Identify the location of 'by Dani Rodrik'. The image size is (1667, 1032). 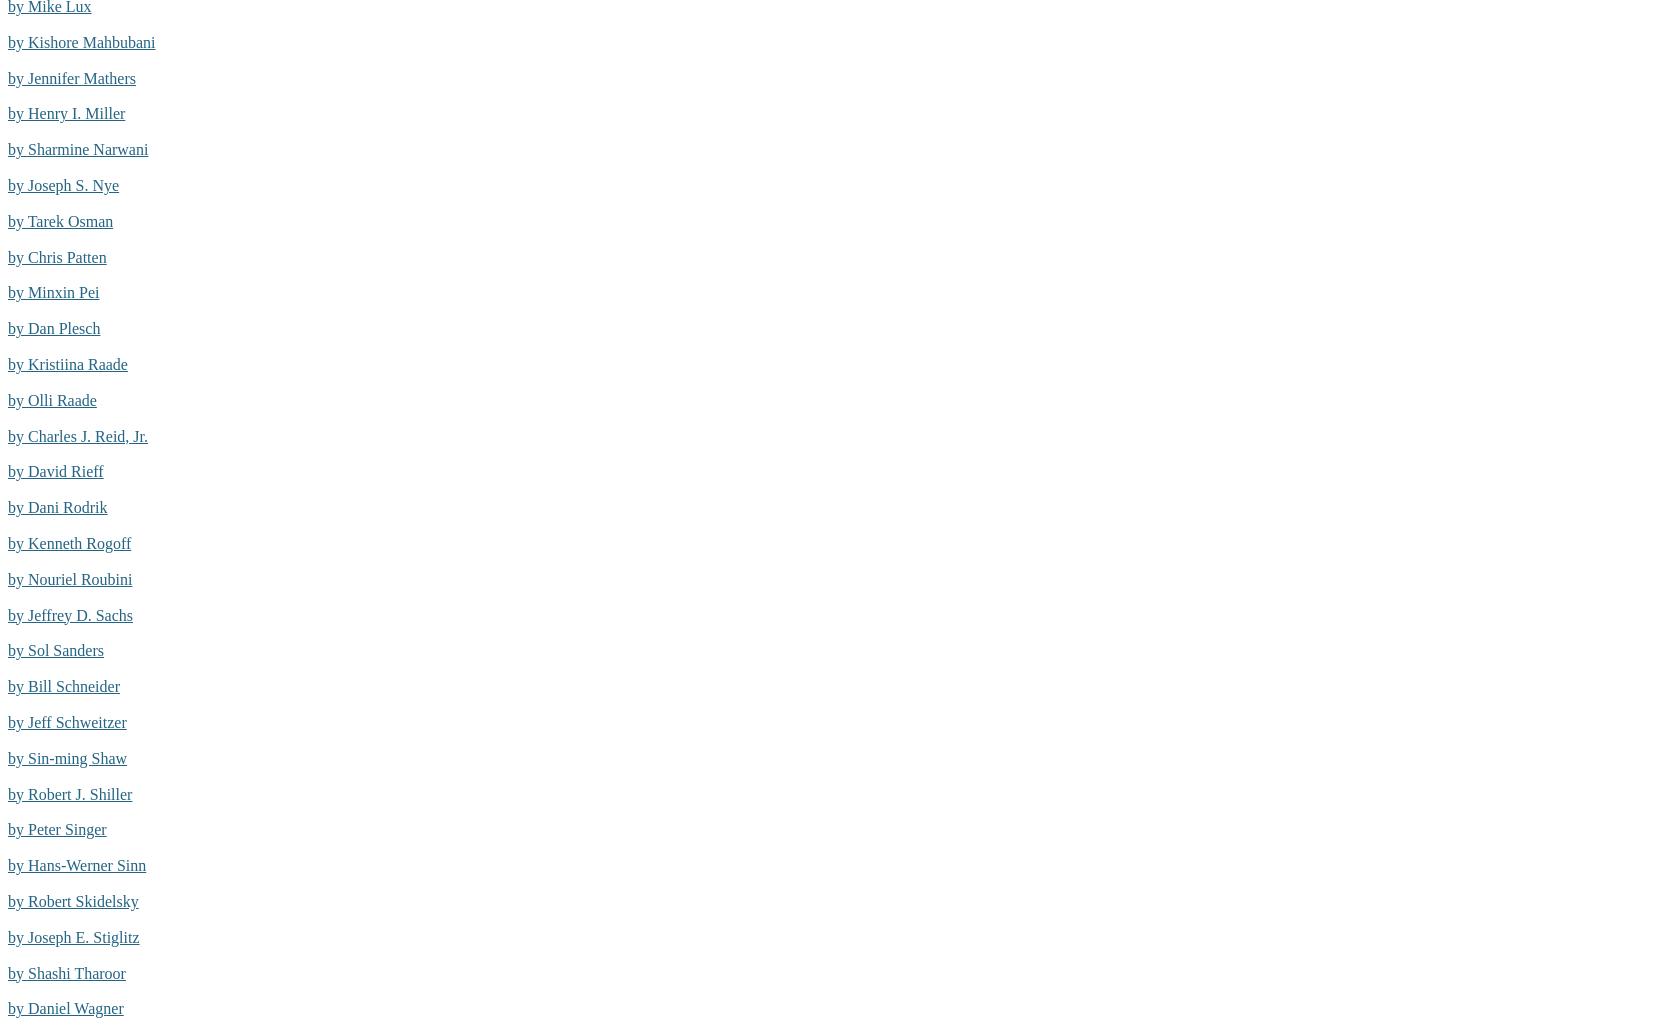
(57, 506).